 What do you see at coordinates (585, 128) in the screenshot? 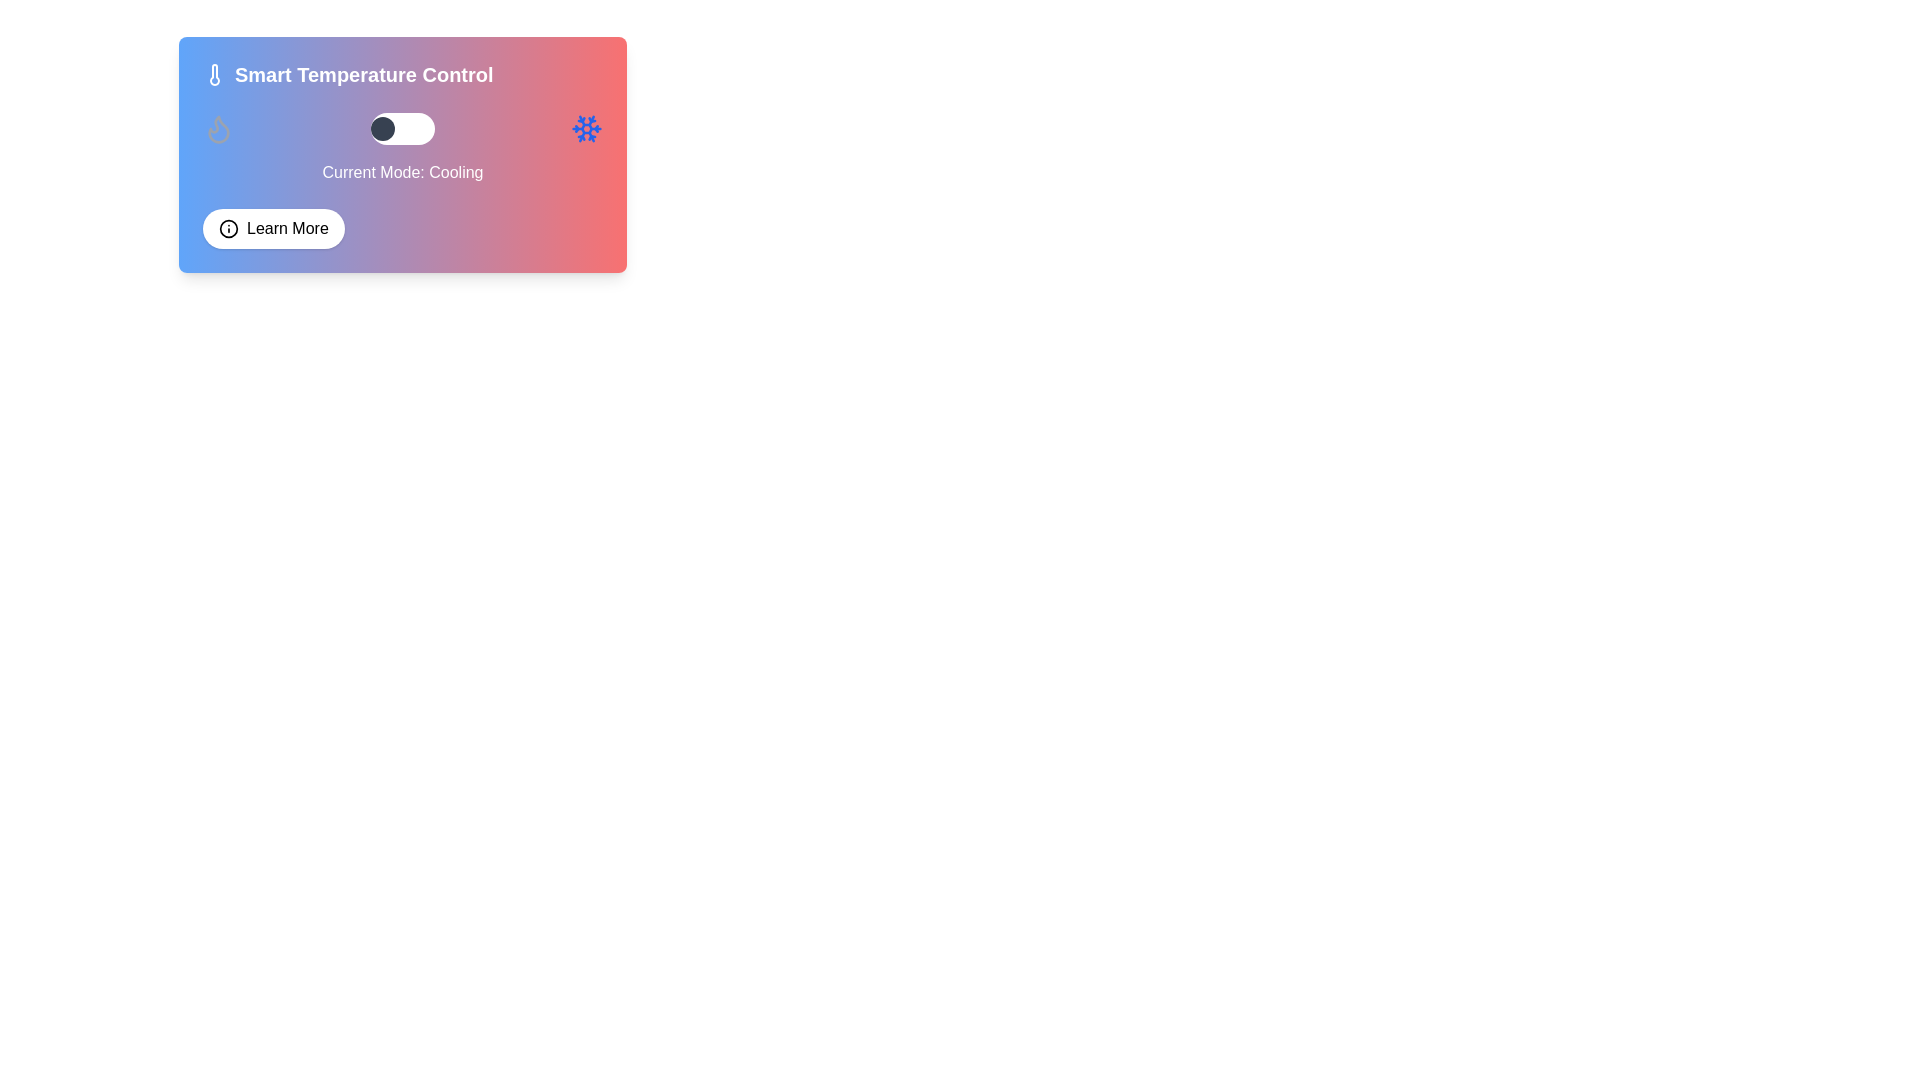
I see `the blue snowflake icon located in the rightmost section of the gradient background panel within the 'Smart Temperature Control' card` at bounding box center [585, 128].